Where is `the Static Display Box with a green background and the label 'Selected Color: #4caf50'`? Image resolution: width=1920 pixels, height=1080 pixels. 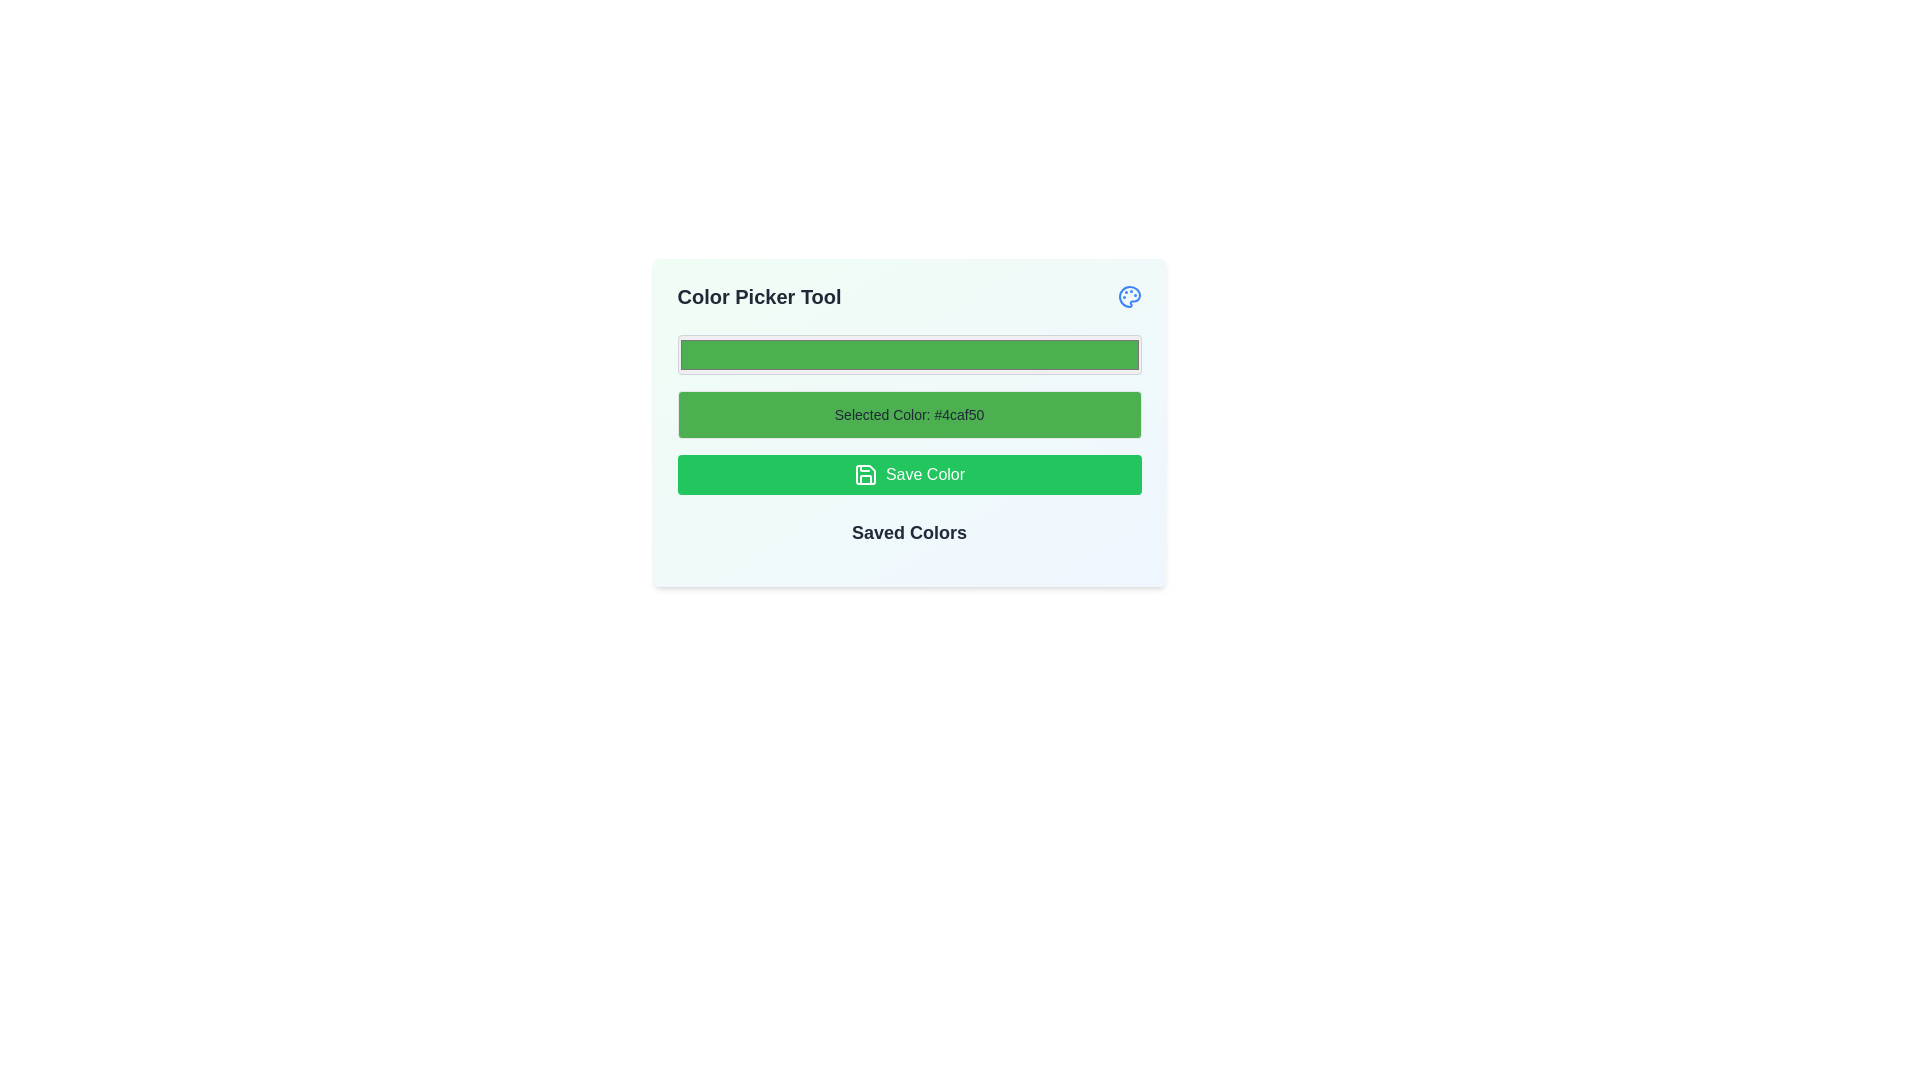 the Static Display Box with a green background and the label 'Selected Color: #4caf50' is located at coordinates (908, 414).